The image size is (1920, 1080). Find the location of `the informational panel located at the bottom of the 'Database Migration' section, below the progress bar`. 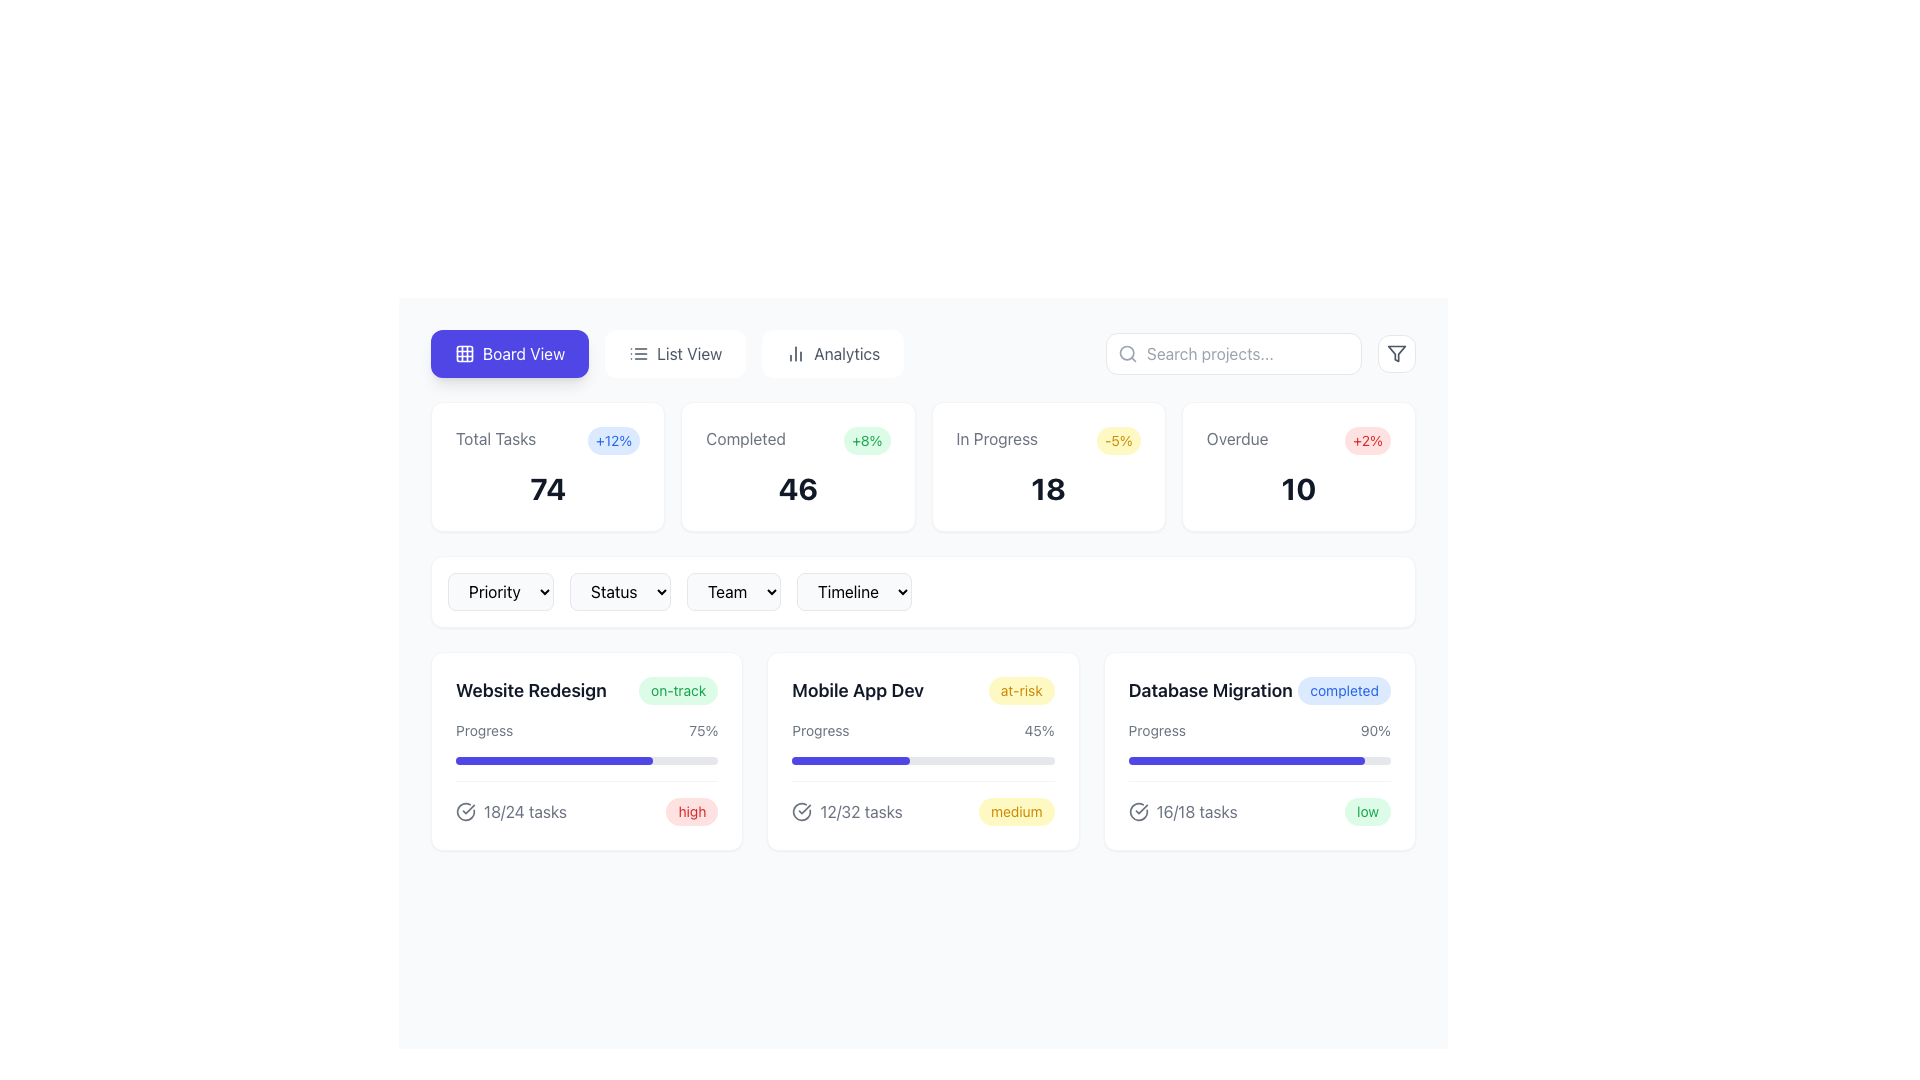

the informational panel located at the bottom of the 'Database Migration' section, below the progress bar is located at coordinates (1258, 802).